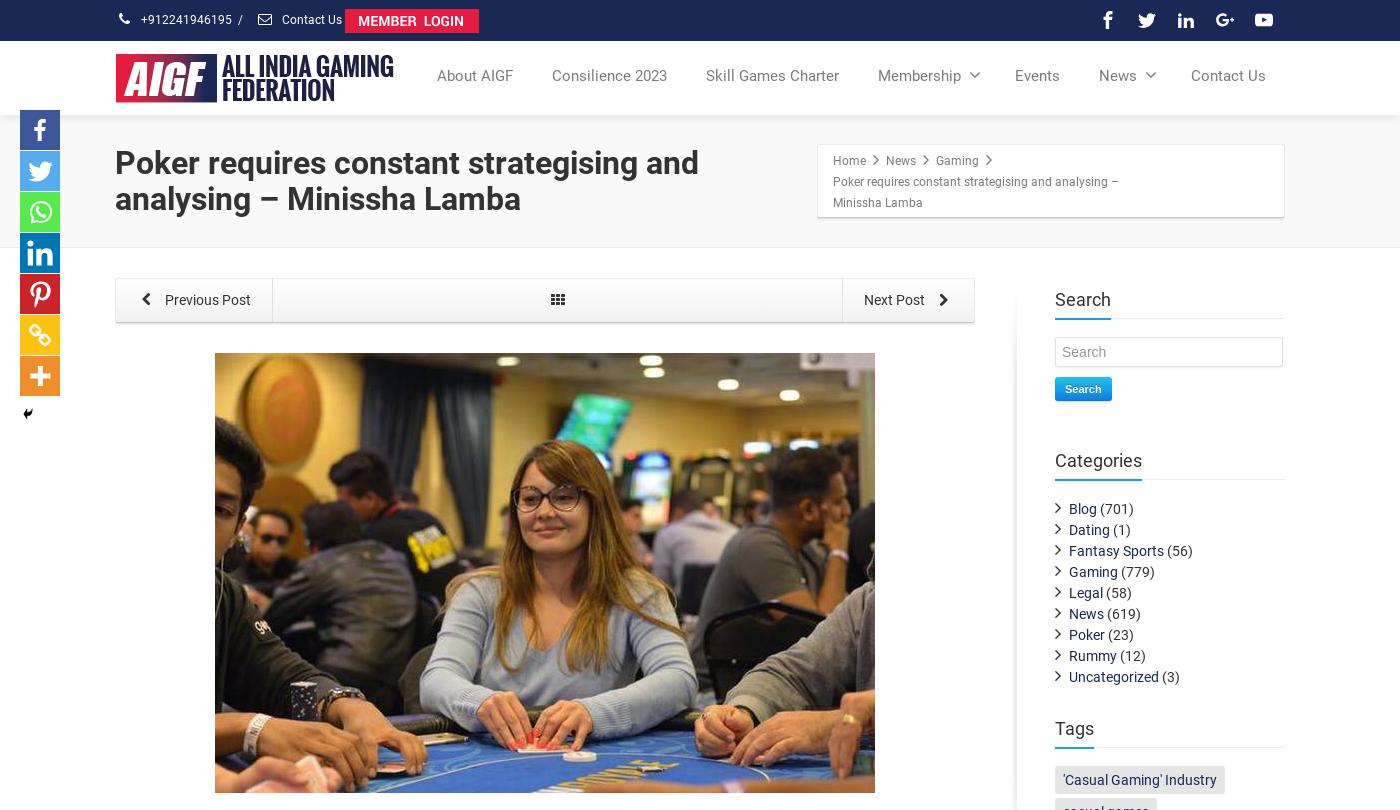 The image size is (1400, 810). What do you see at coordinates (1178, 550) in the screenshot?
I see `'(56)'` at bounding box center [1178, 550].